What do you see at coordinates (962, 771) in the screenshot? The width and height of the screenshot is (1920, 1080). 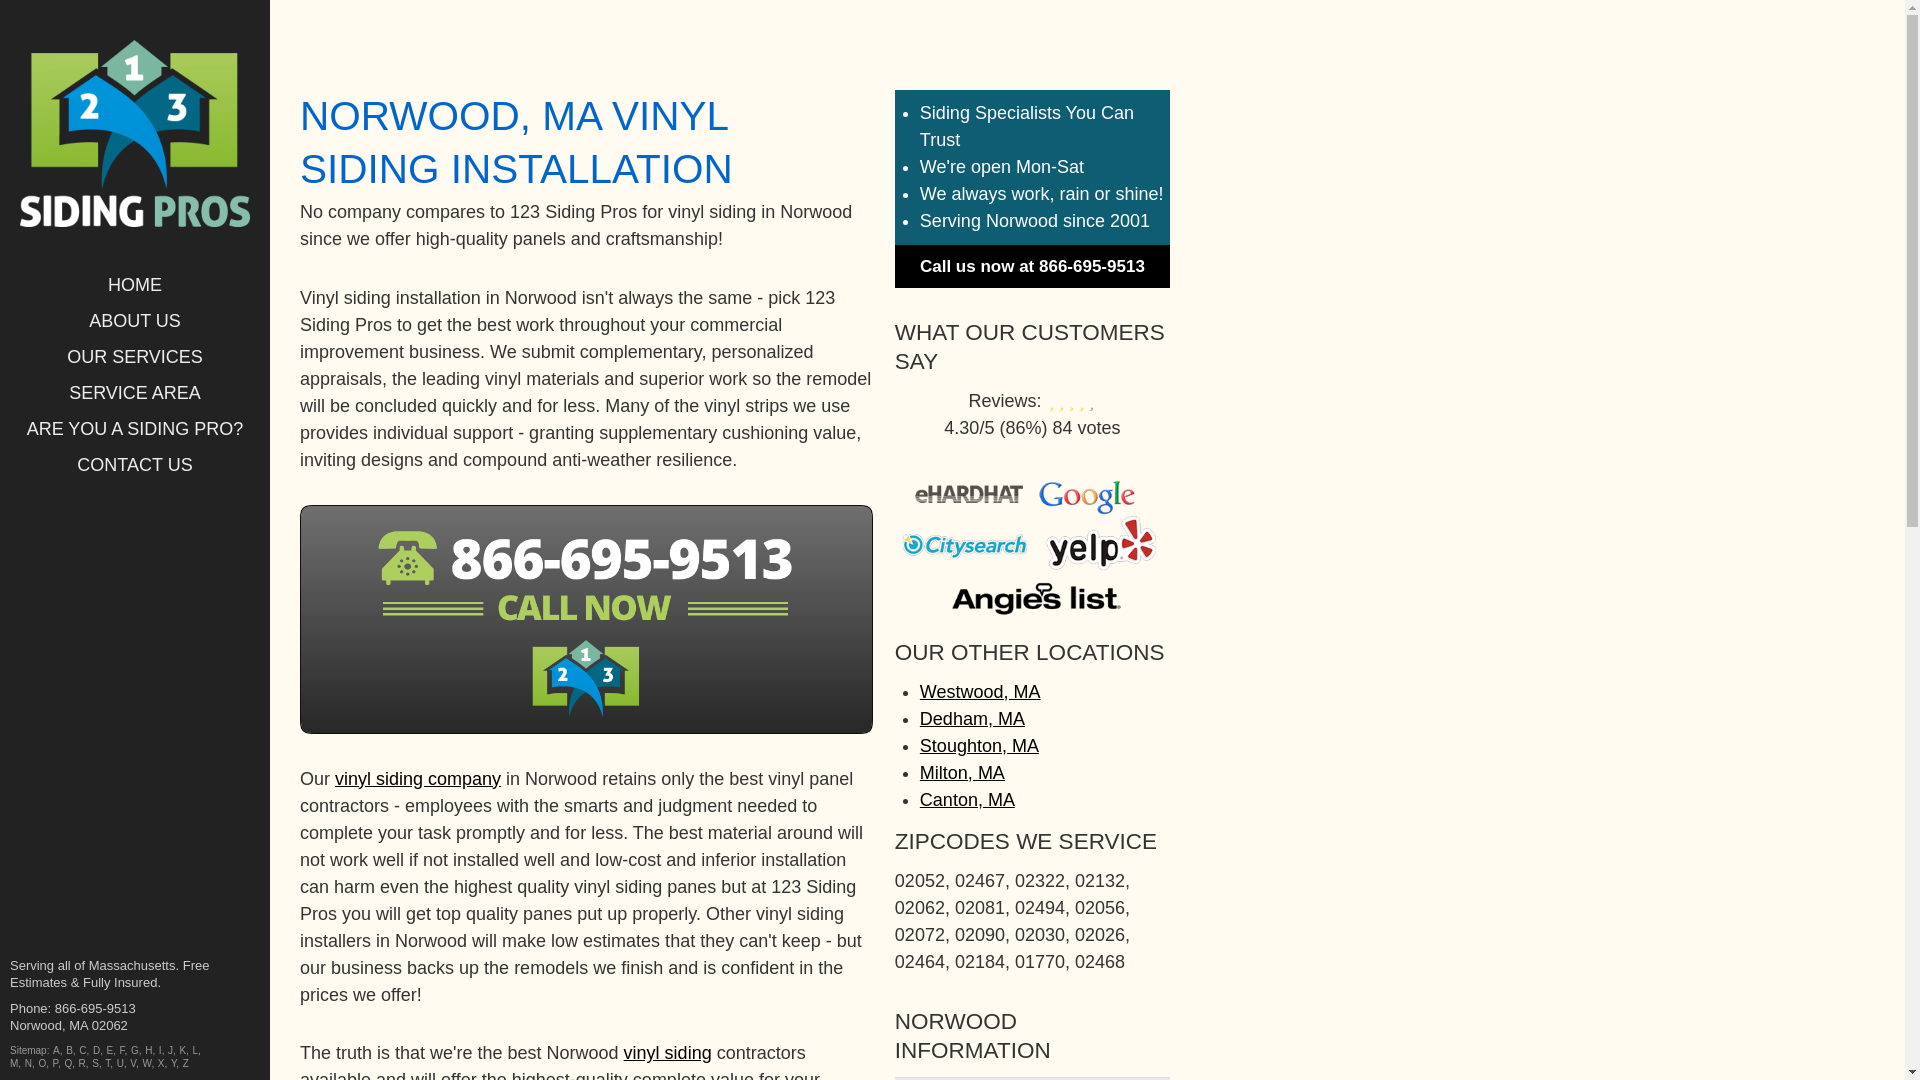 I see `'Milton, MA'` at bounding box center [962, 771].